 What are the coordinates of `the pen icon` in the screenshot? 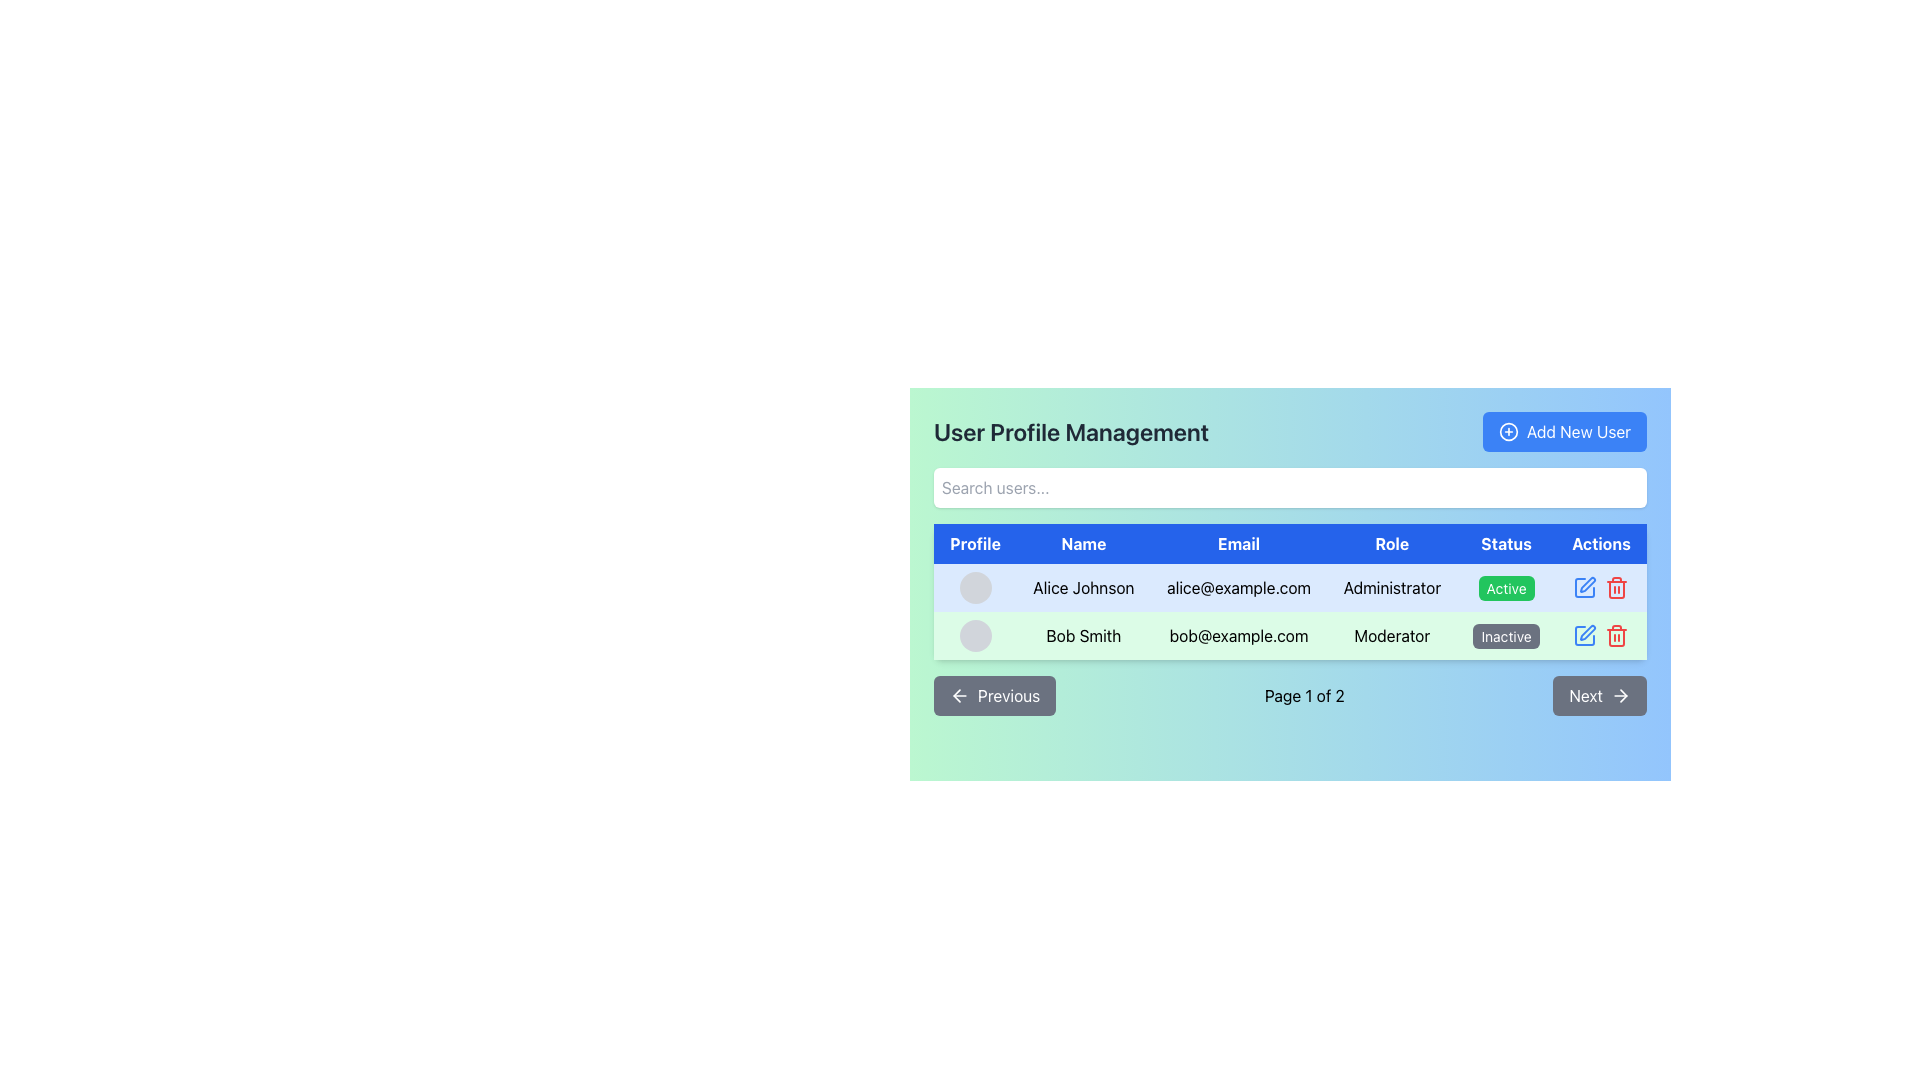 It's located at (1587, 585).